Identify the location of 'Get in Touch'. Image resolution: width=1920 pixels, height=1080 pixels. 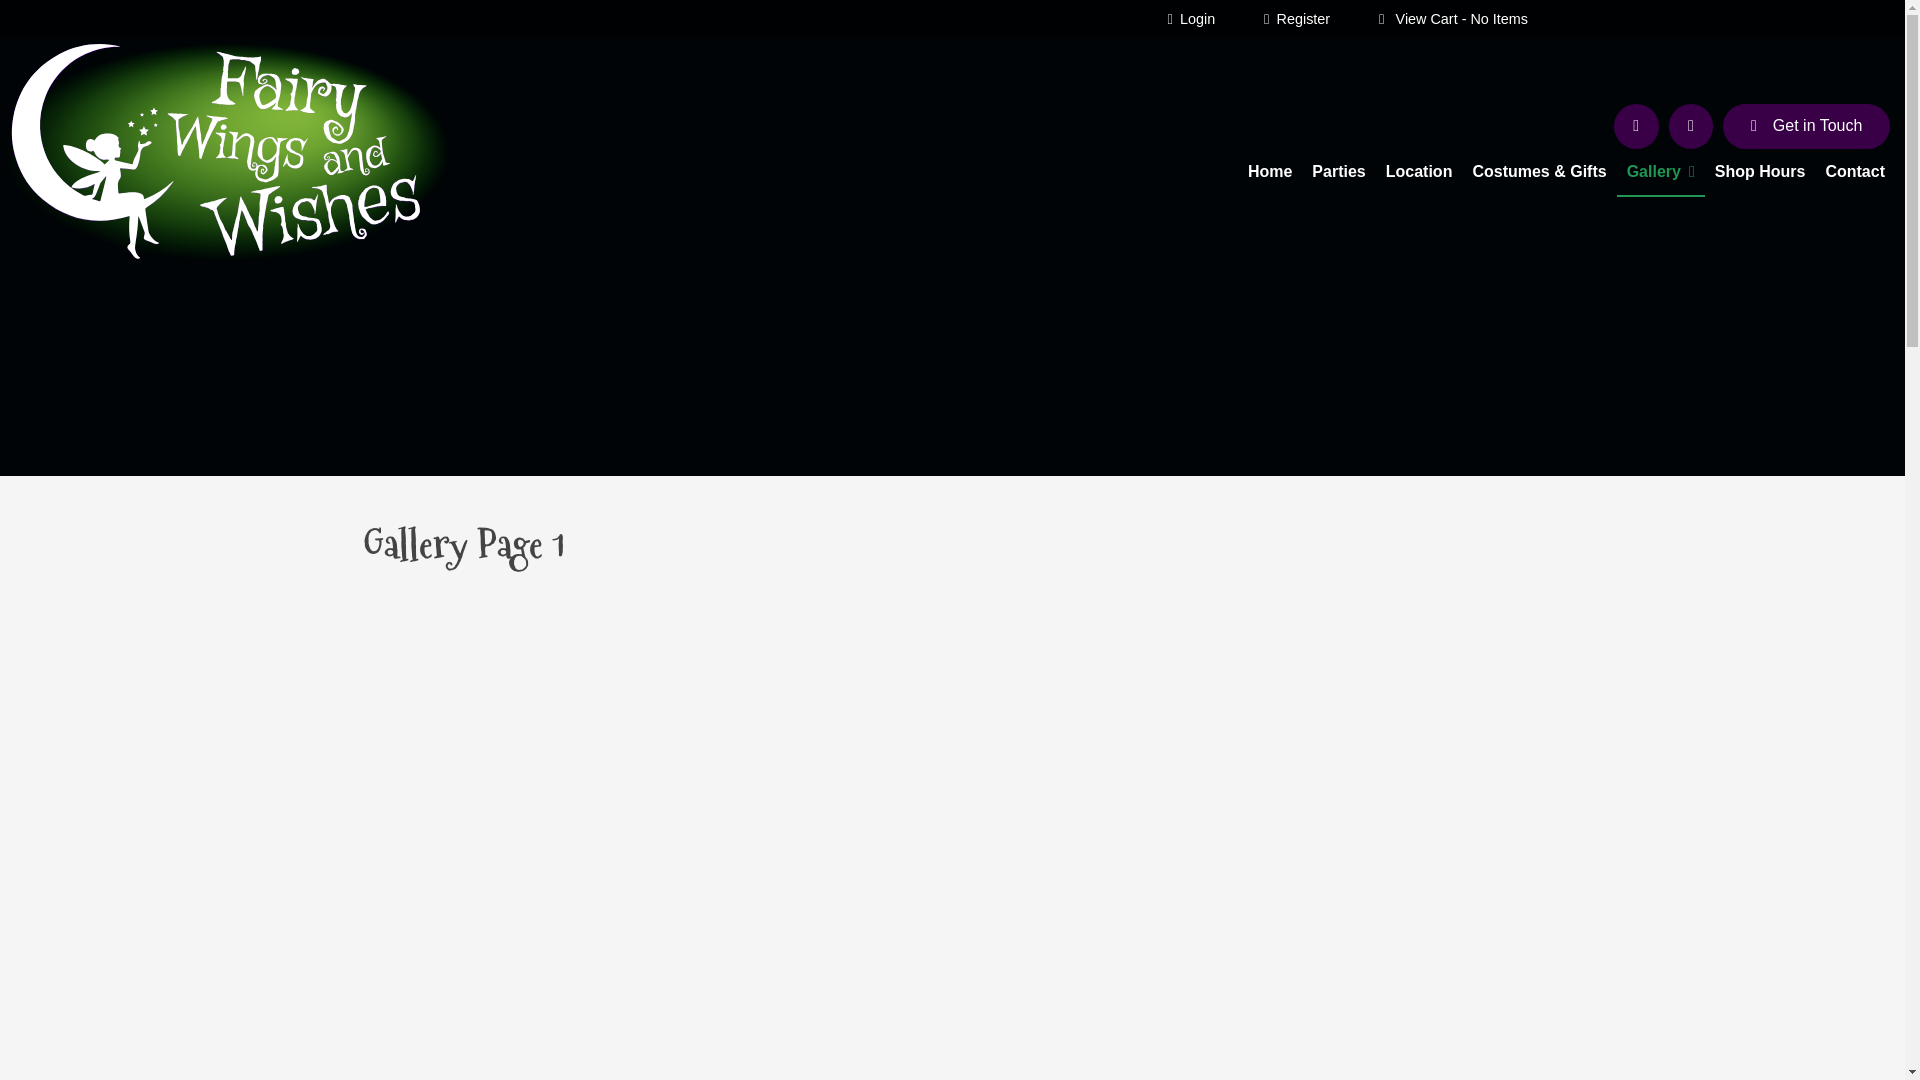
(1806, 127).